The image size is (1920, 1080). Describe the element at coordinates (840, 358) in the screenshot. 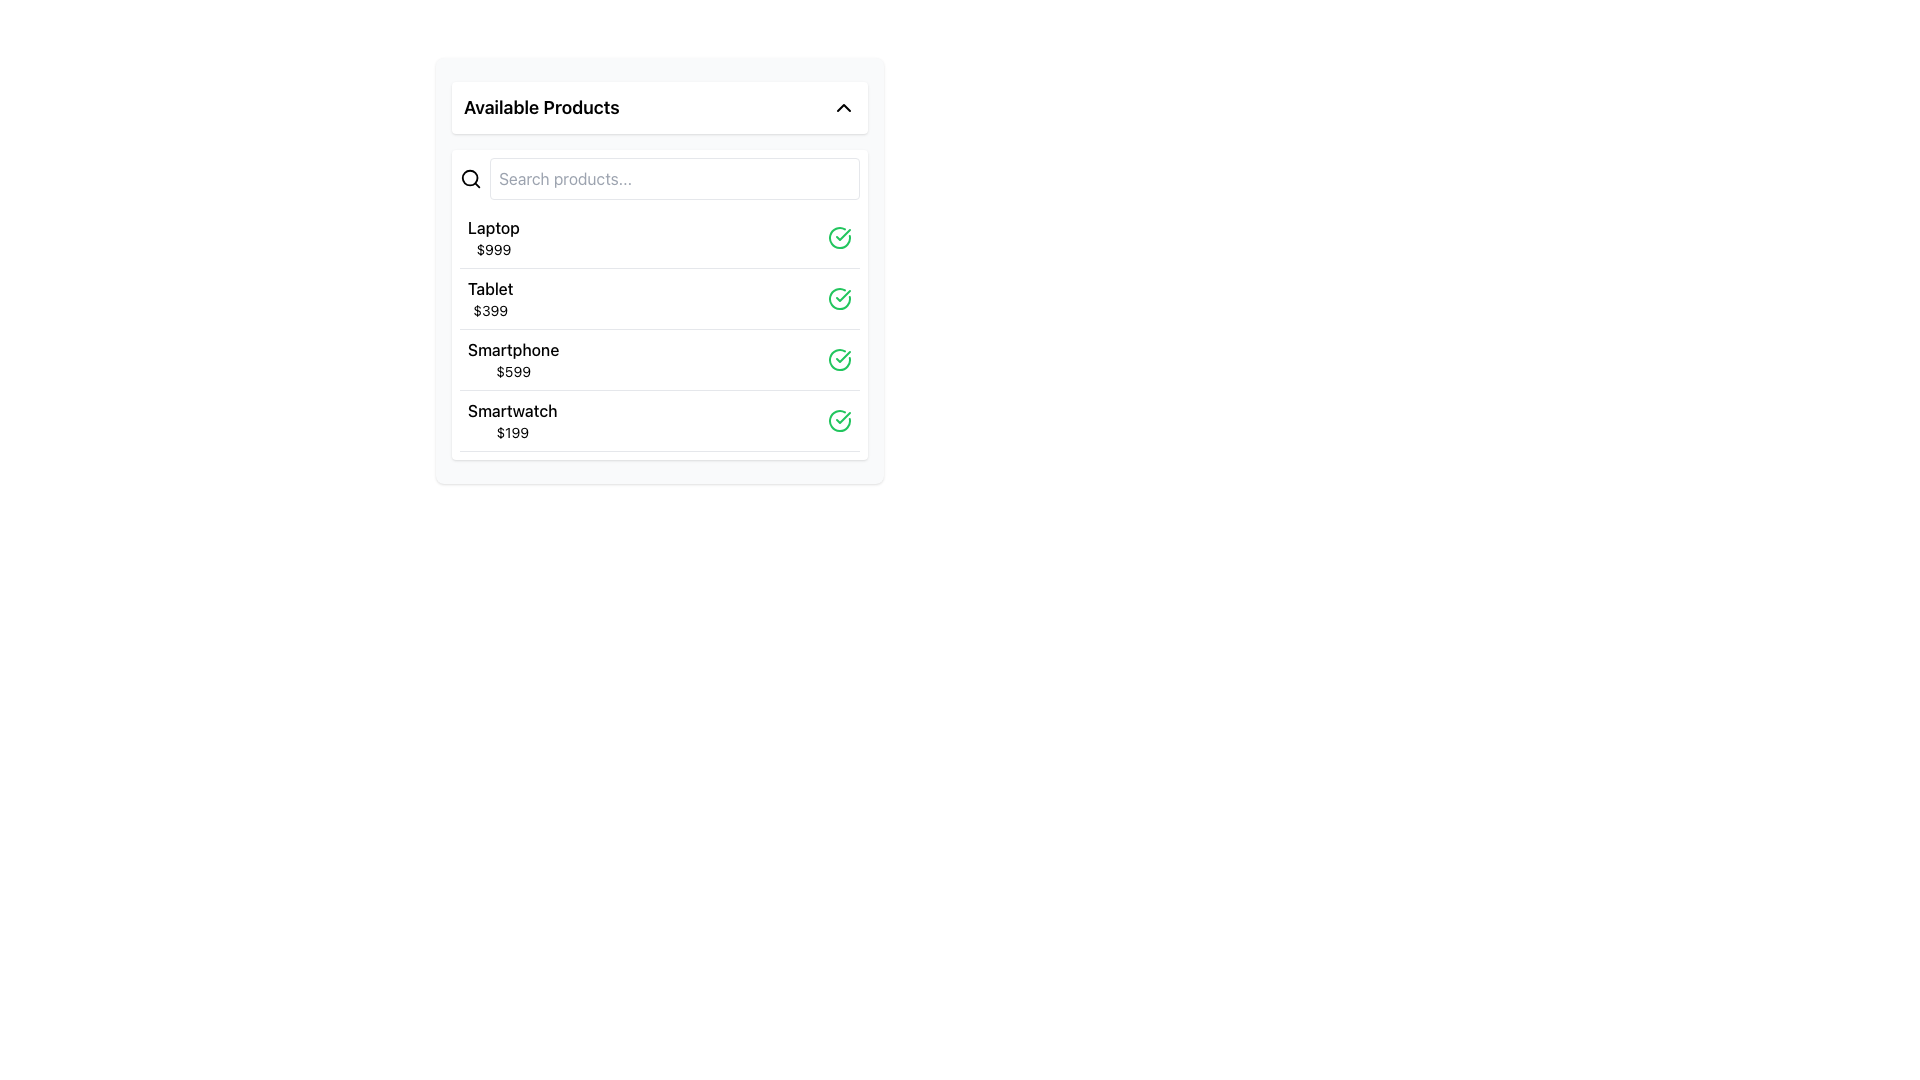

I see `the green circular icon with a checkmark inside, located to the far right of the row containing 'Smartphone' and '$599'` at that location.